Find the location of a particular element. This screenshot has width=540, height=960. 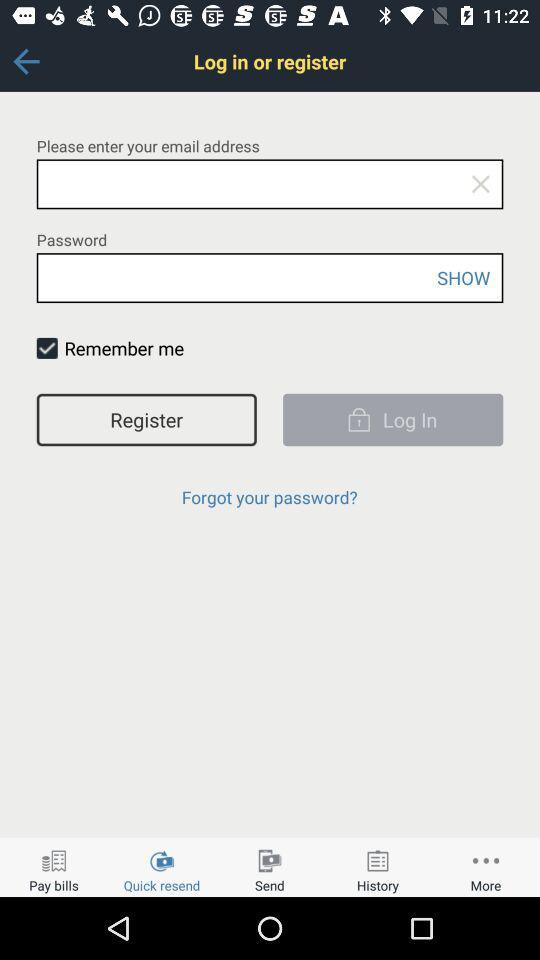

item below register item is located at coordinates (269, 496).